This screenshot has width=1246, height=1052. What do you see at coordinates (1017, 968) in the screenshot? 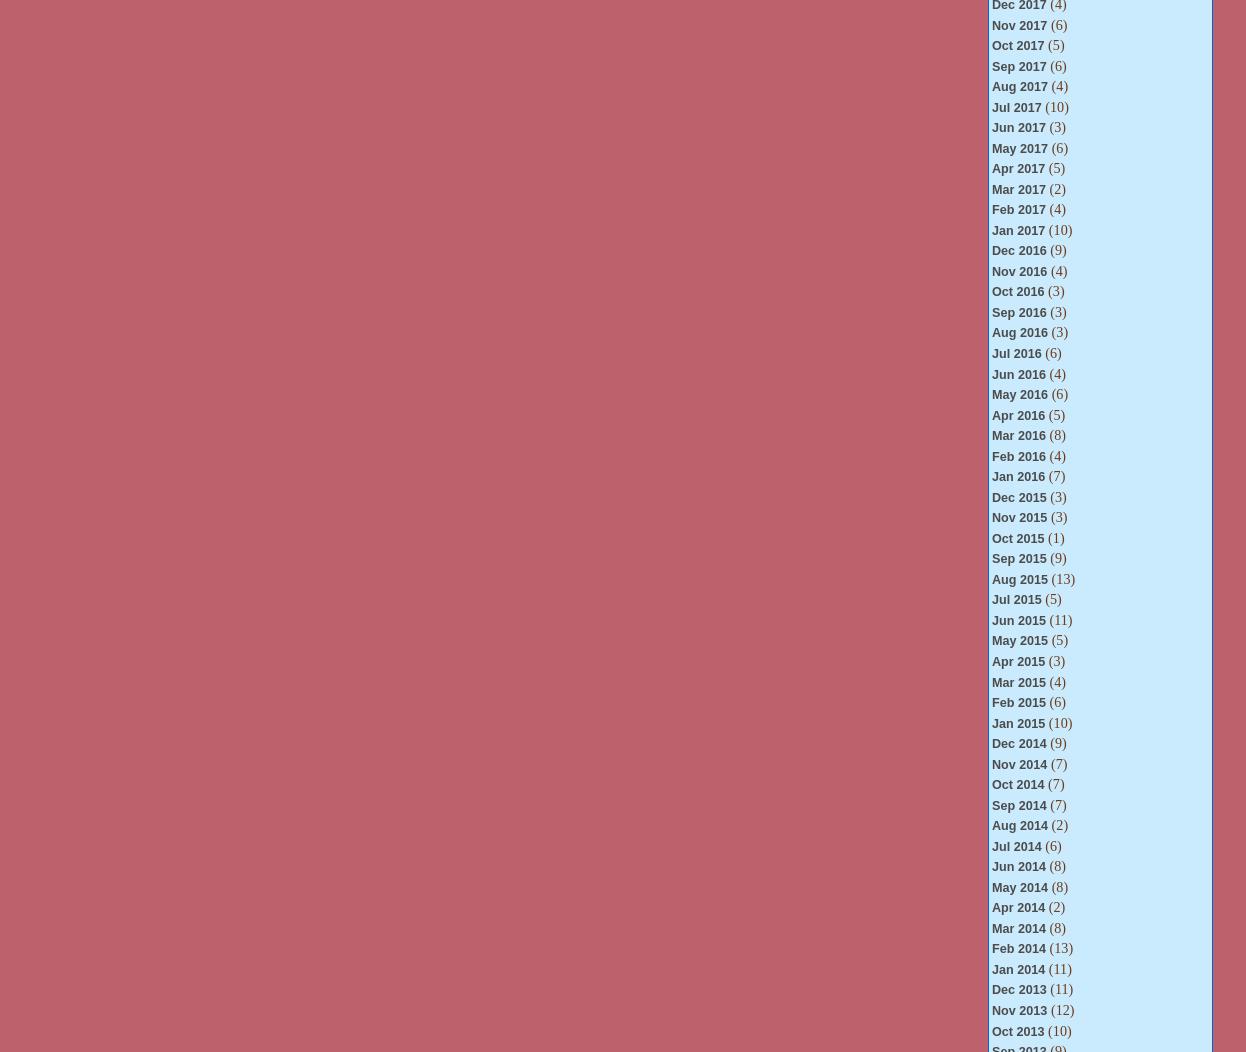
I see `'Jan 2014'` at bounding box center [1017, 968].